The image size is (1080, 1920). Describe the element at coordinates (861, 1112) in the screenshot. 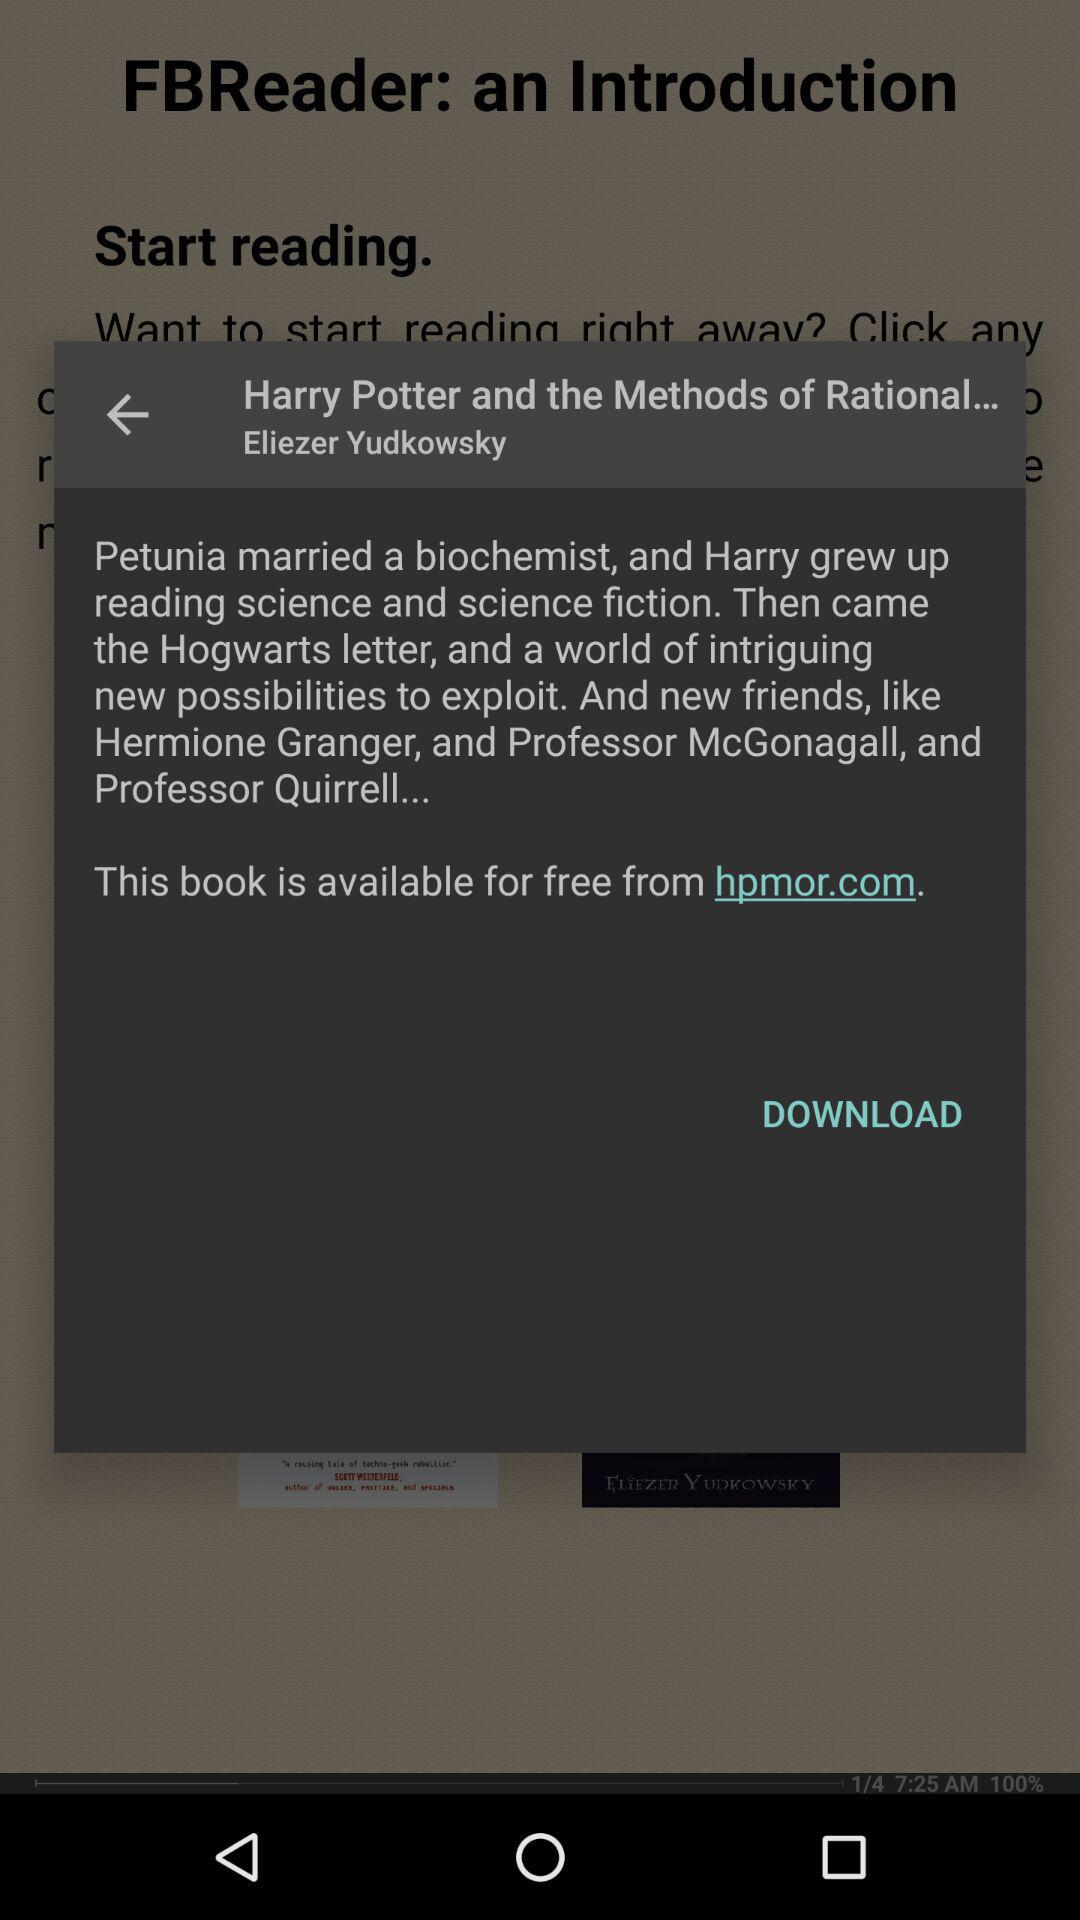

I see `download on the right` at that location.